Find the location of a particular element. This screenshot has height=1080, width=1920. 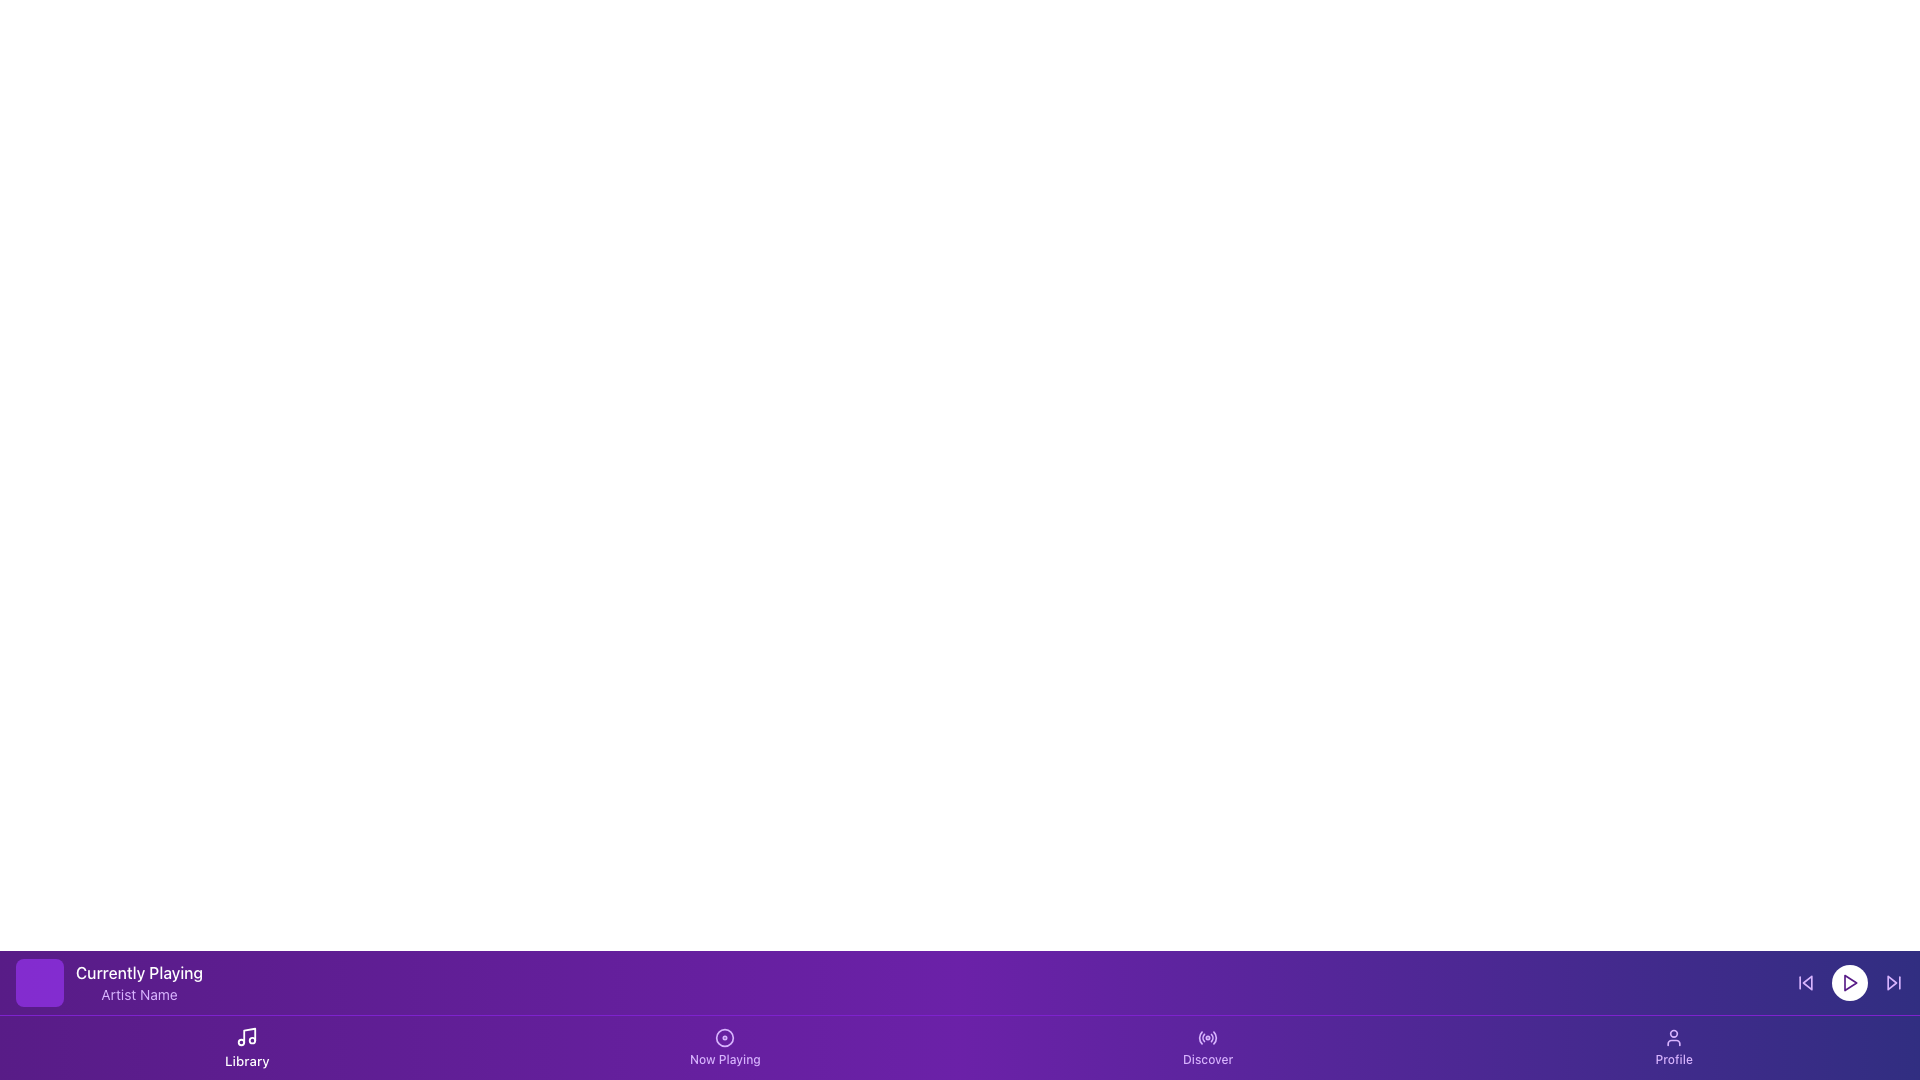

'Profile' text label located in the bottom navigation bar, styled in purple and positioned under the user icon is located at coordinates (1674, 1059).